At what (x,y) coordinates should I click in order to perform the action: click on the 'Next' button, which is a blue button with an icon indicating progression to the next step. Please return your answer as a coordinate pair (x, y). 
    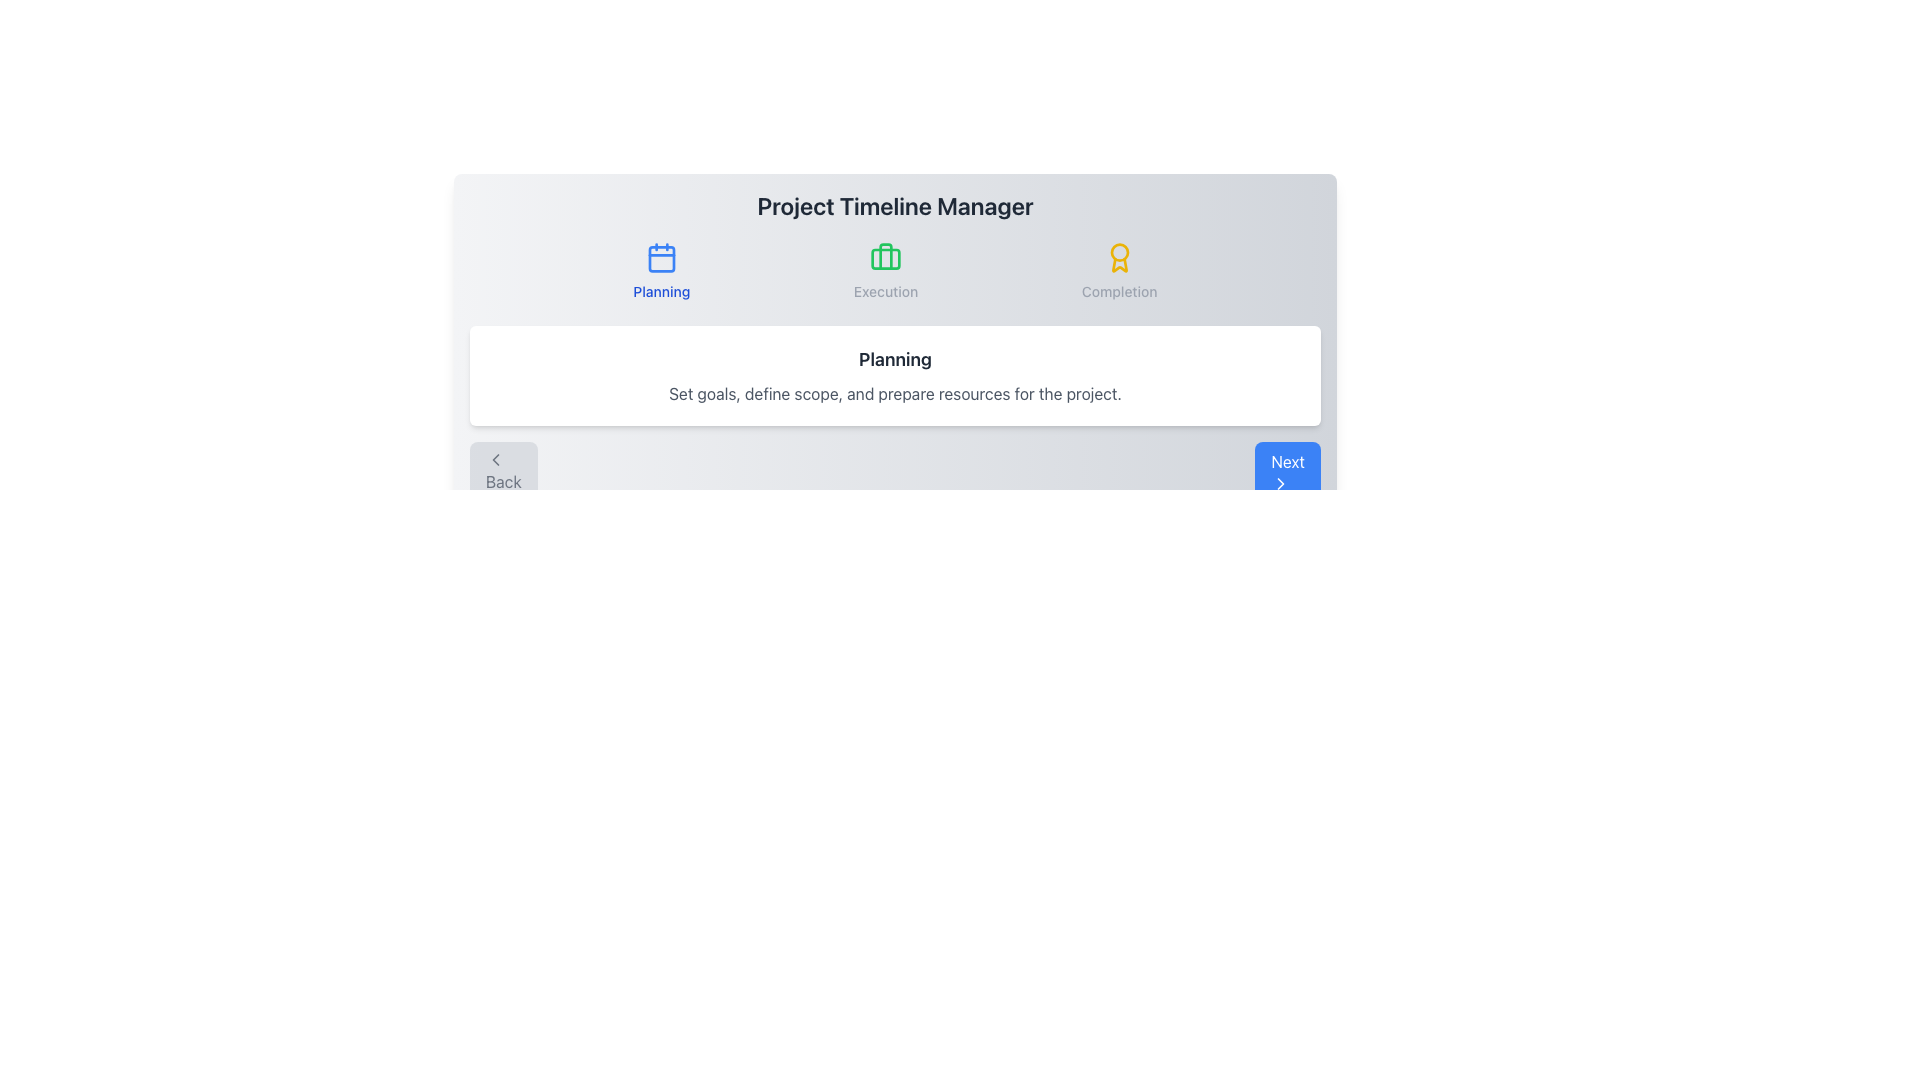
    Looking at the image, I should click on (1281, 483).